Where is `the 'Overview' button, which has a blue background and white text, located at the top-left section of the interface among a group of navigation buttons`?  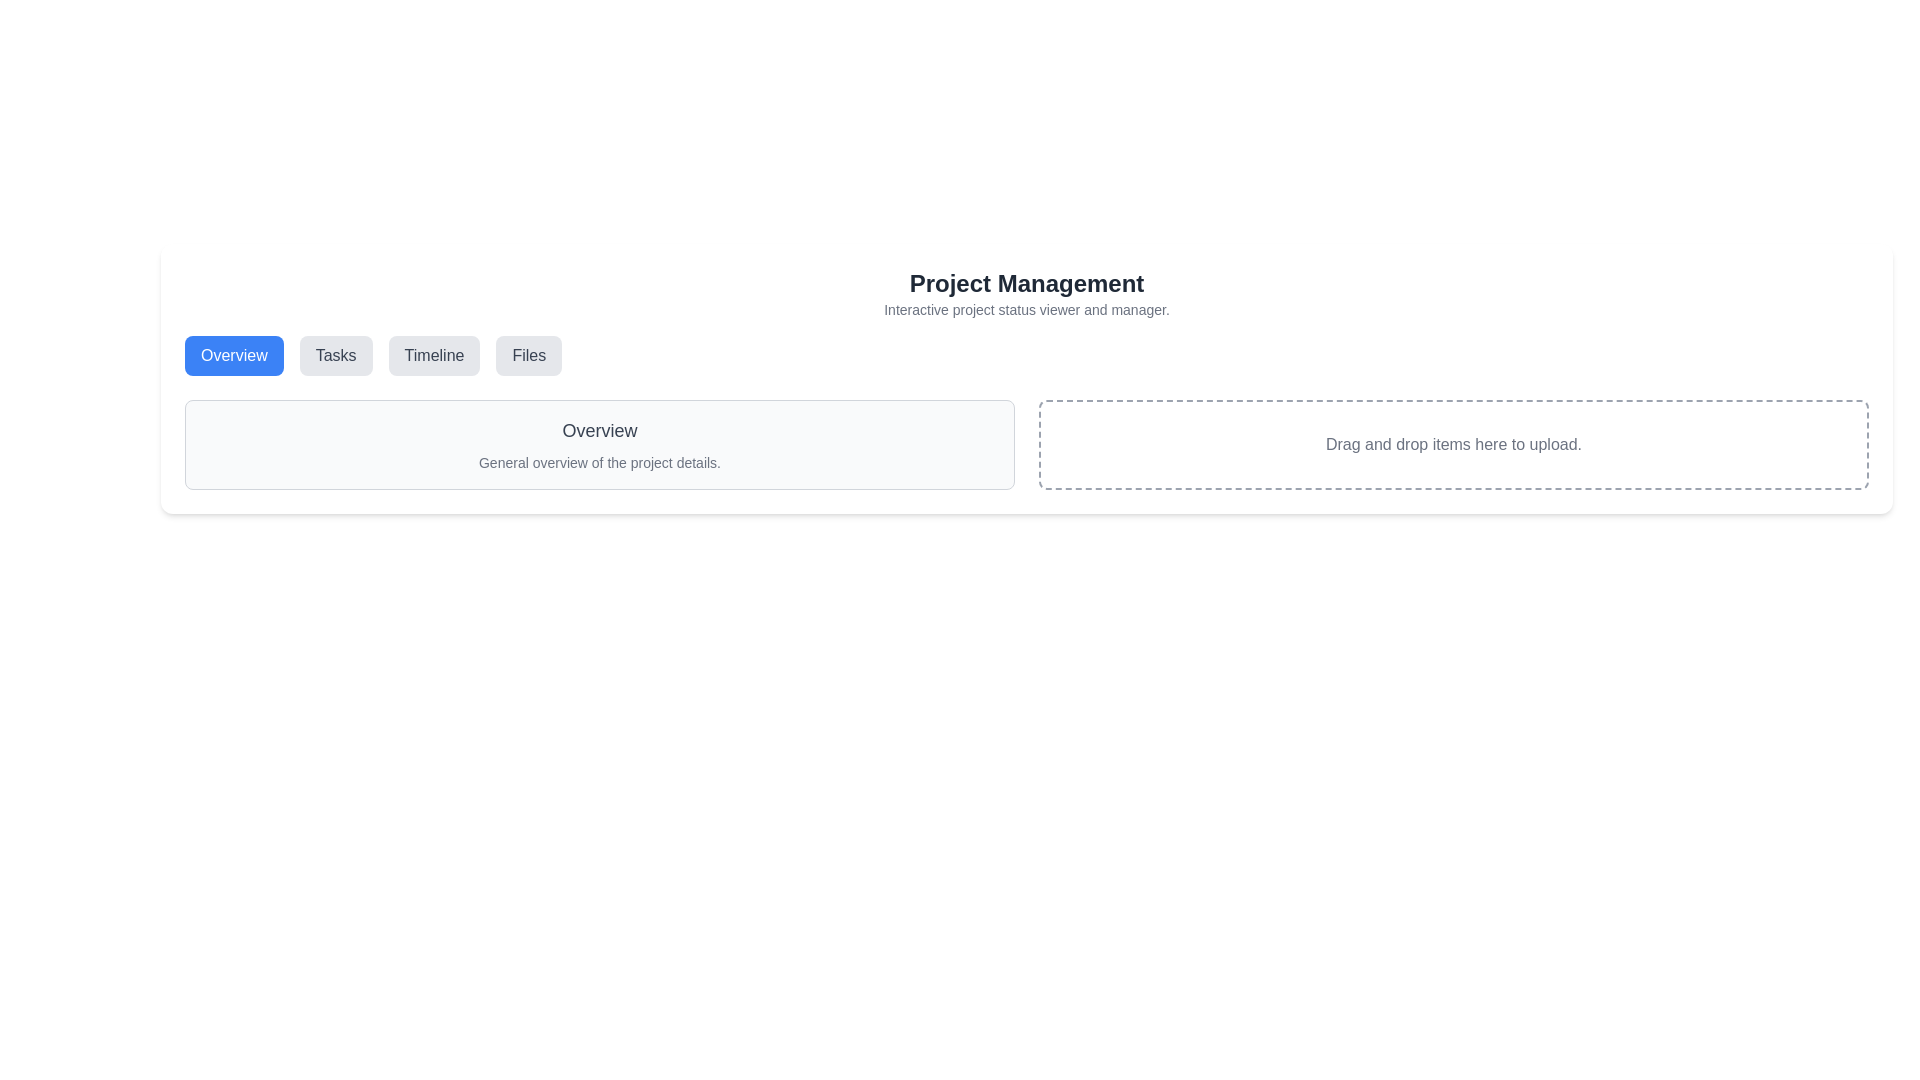 the 'Overview' button, which has a blue background and white text, located at the top-left section of the interface among a group of navigation buttons is located at coordinates (234, 354).